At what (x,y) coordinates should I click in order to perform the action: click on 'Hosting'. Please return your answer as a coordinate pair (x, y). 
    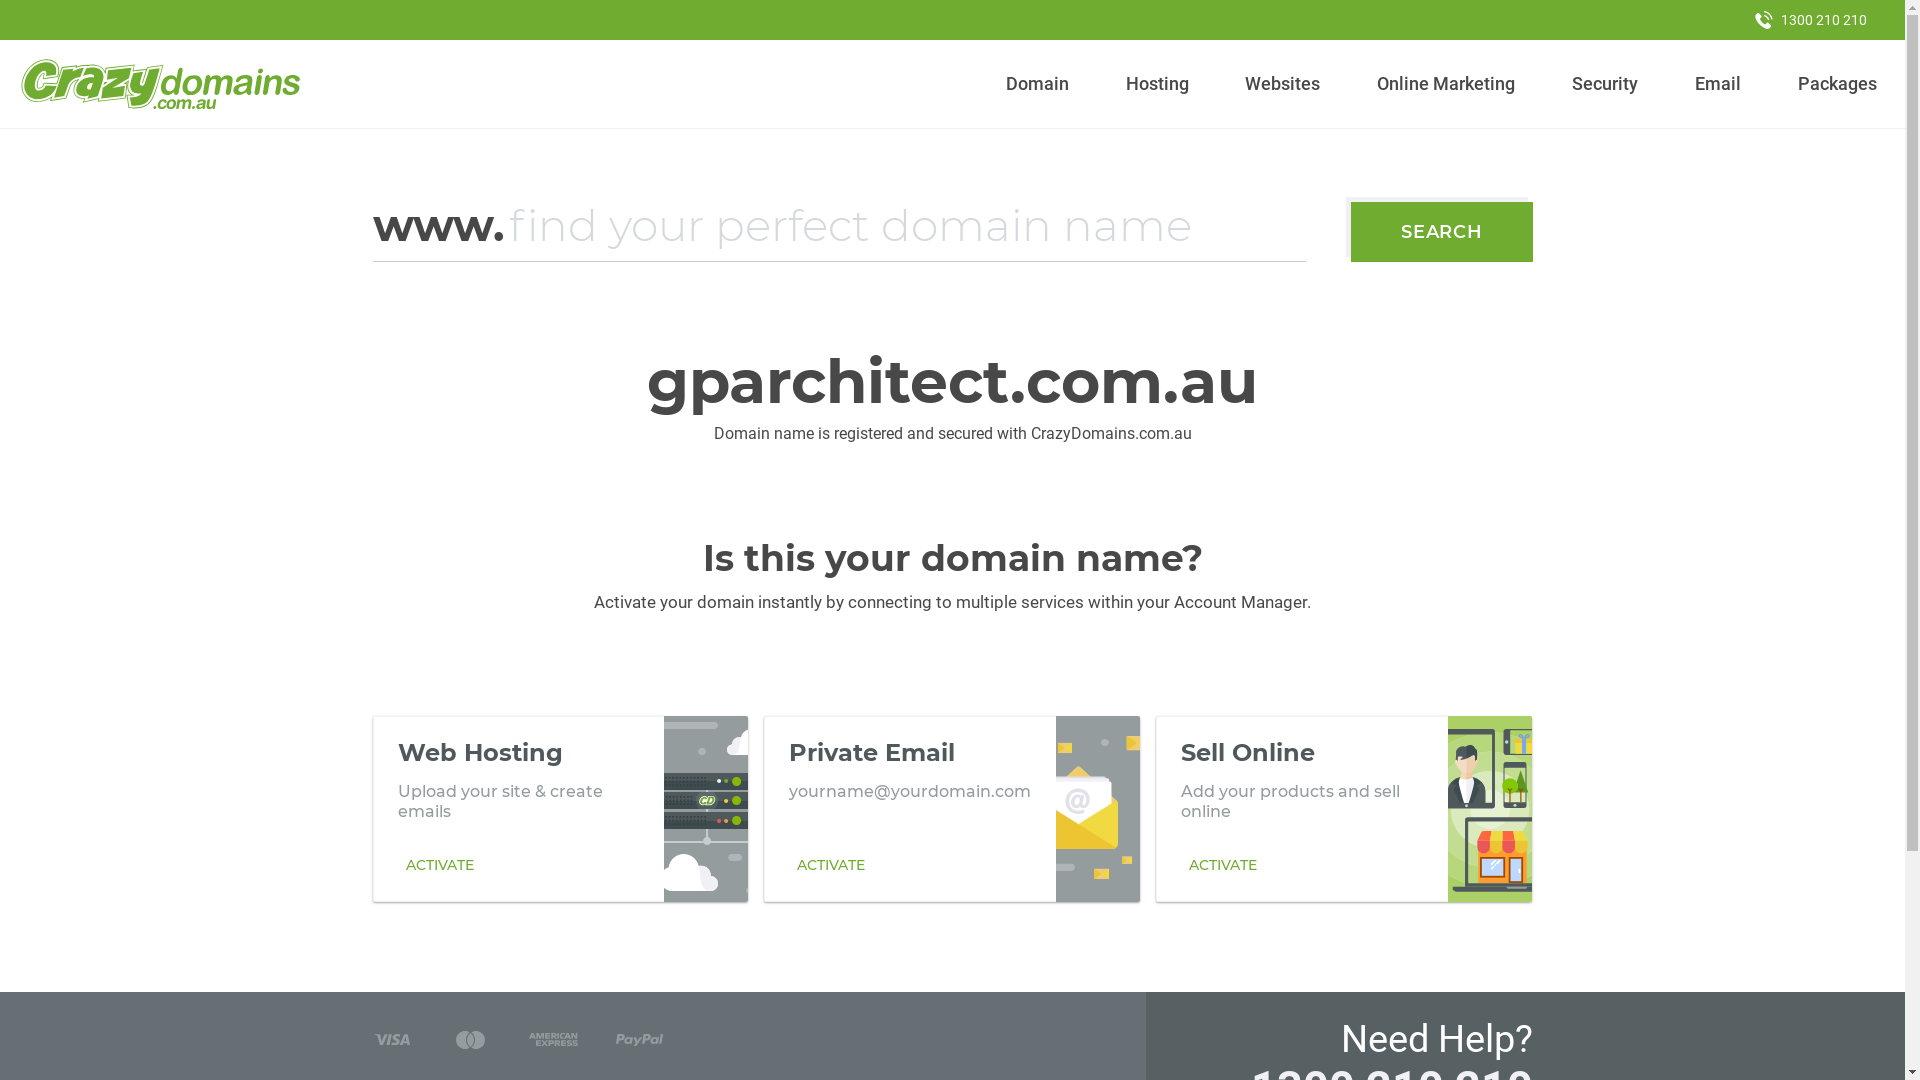
    Looking at the image, I should click on (1156, 83).